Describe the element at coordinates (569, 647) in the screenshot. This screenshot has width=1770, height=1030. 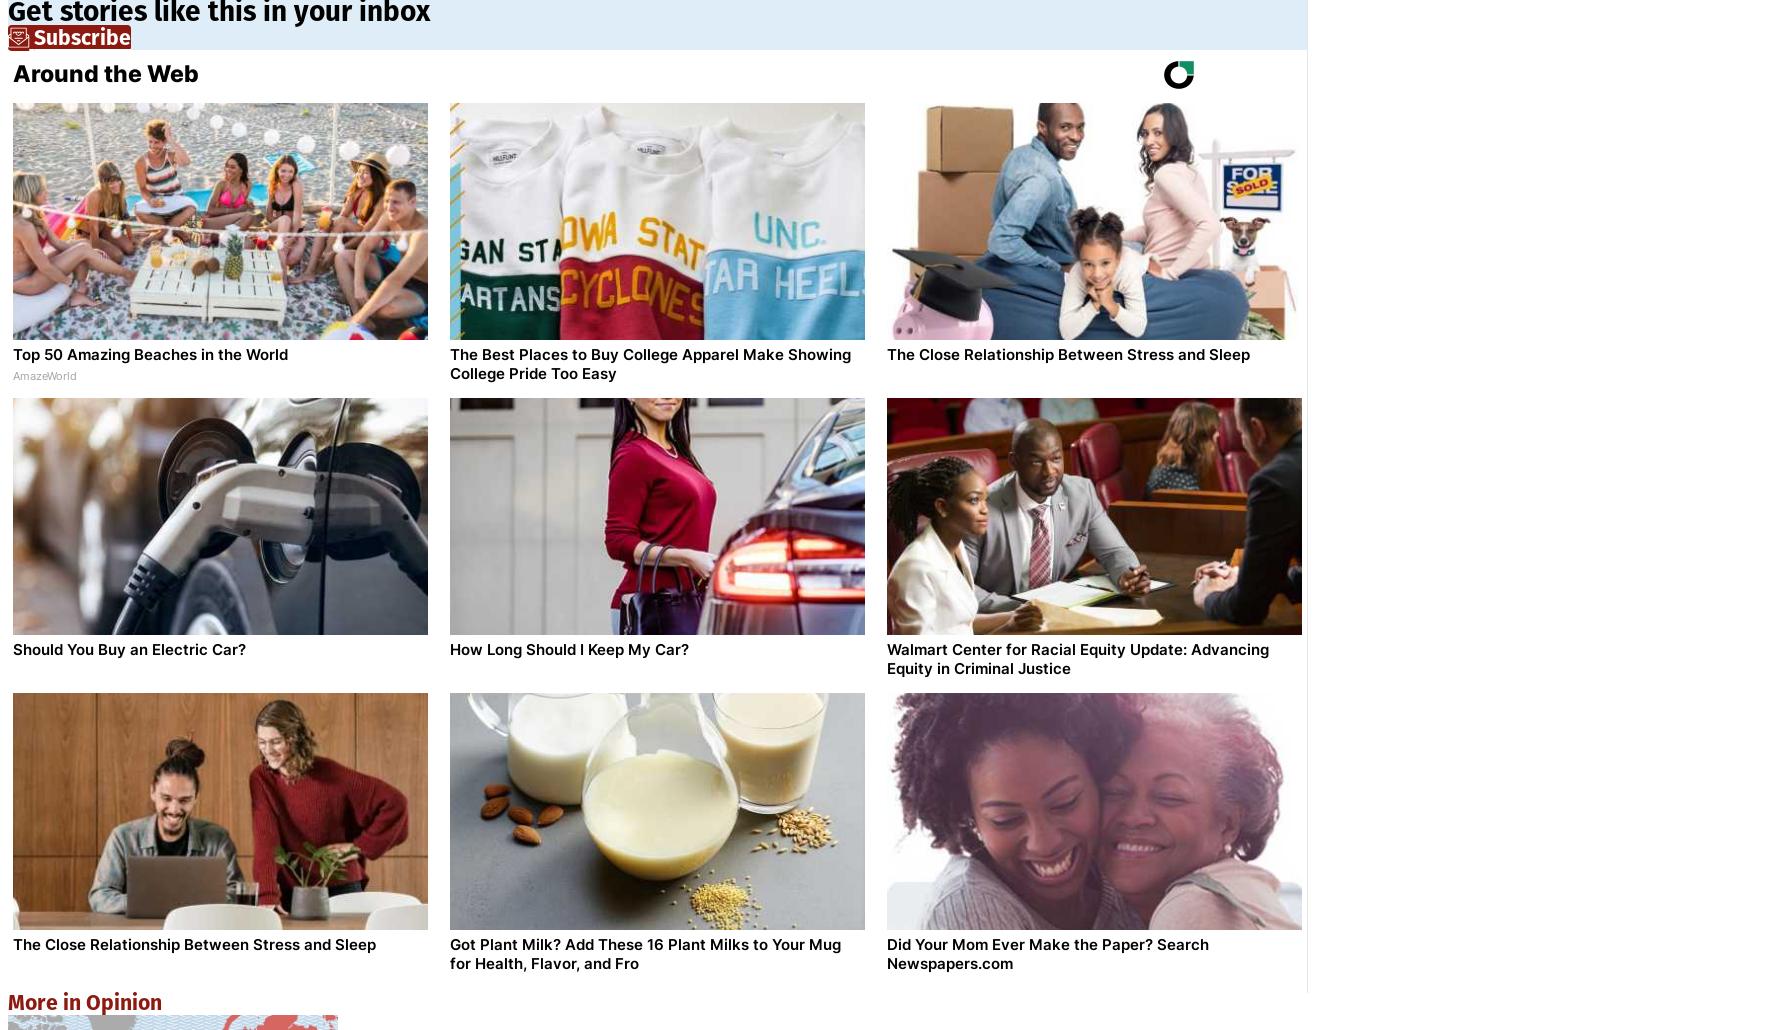
I see `'How Long Should I Keep My Car?'` at that location.